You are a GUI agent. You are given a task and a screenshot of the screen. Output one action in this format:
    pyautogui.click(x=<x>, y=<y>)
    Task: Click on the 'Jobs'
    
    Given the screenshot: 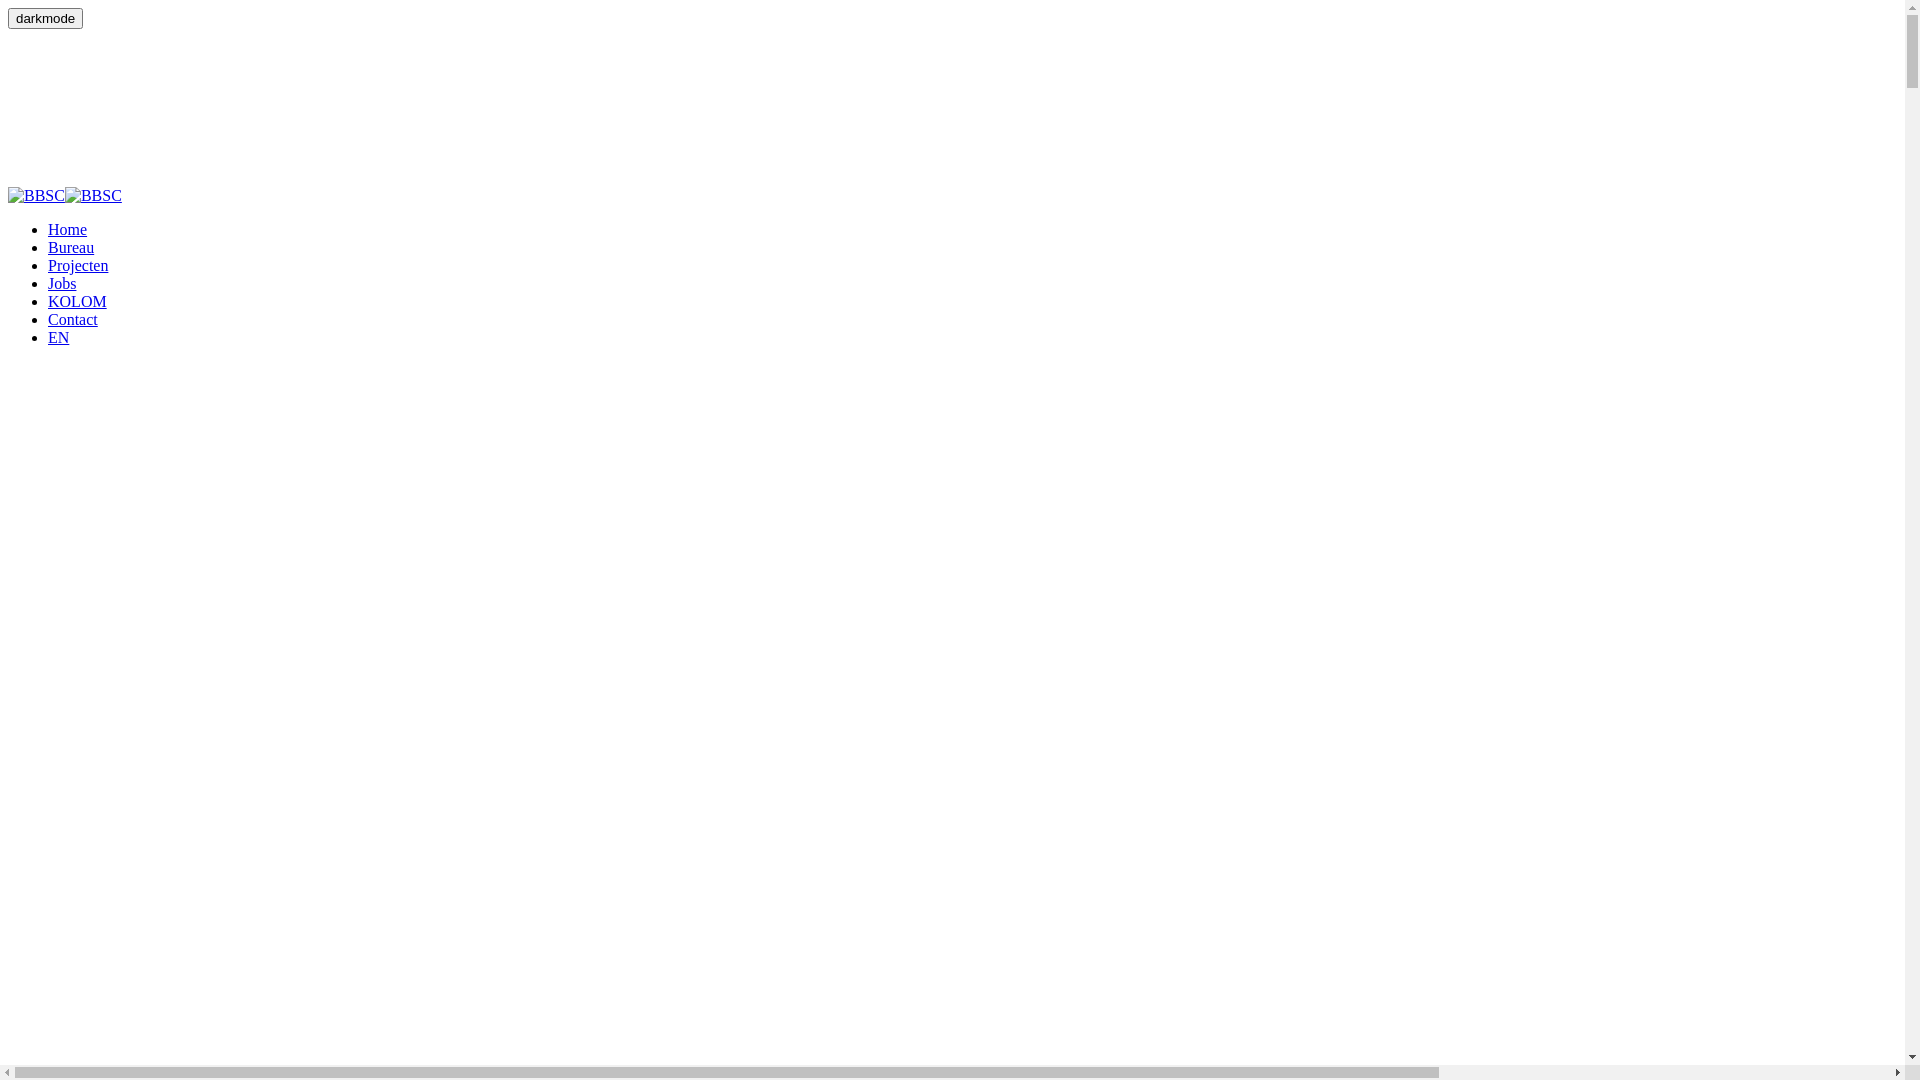 What is the action you would take?
    pyautogui.click(x=62, y=283)
    